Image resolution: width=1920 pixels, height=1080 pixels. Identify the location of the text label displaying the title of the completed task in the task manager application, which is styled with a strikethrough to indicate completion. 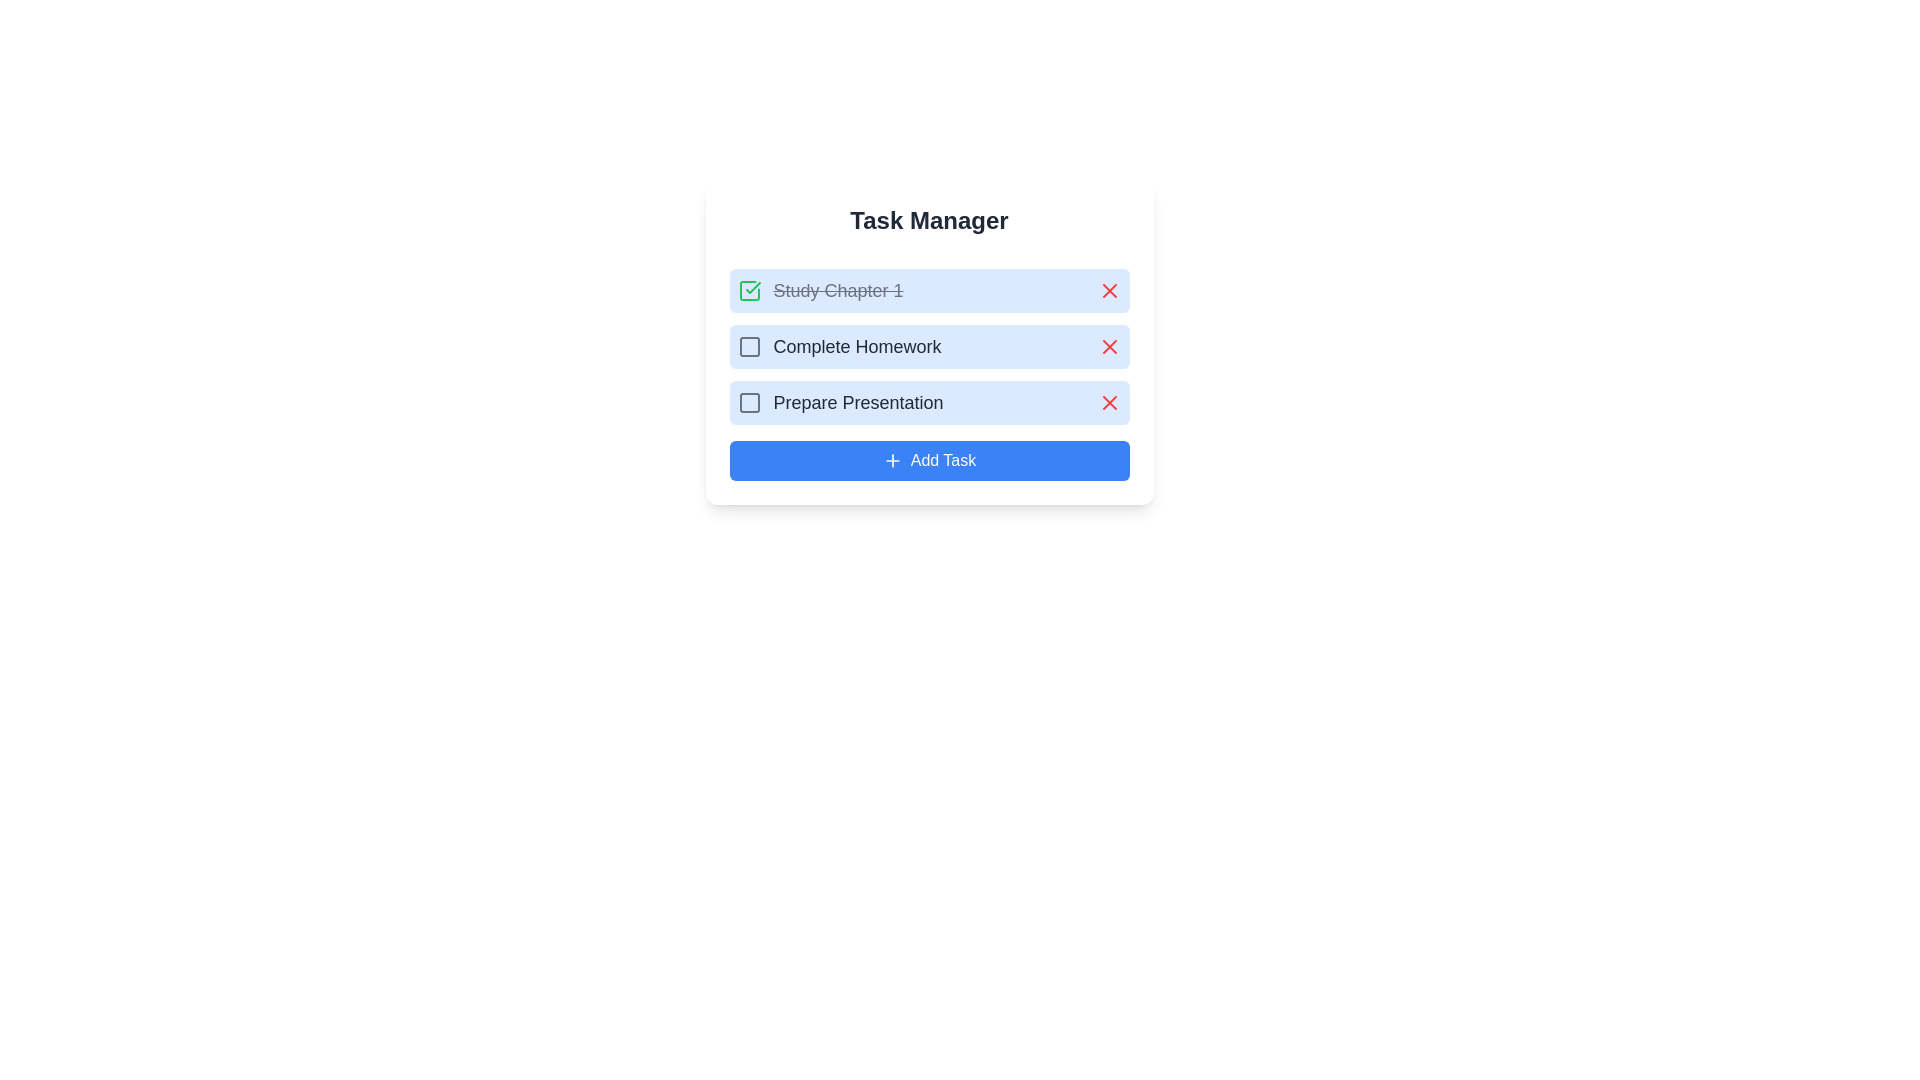
(820, 290).